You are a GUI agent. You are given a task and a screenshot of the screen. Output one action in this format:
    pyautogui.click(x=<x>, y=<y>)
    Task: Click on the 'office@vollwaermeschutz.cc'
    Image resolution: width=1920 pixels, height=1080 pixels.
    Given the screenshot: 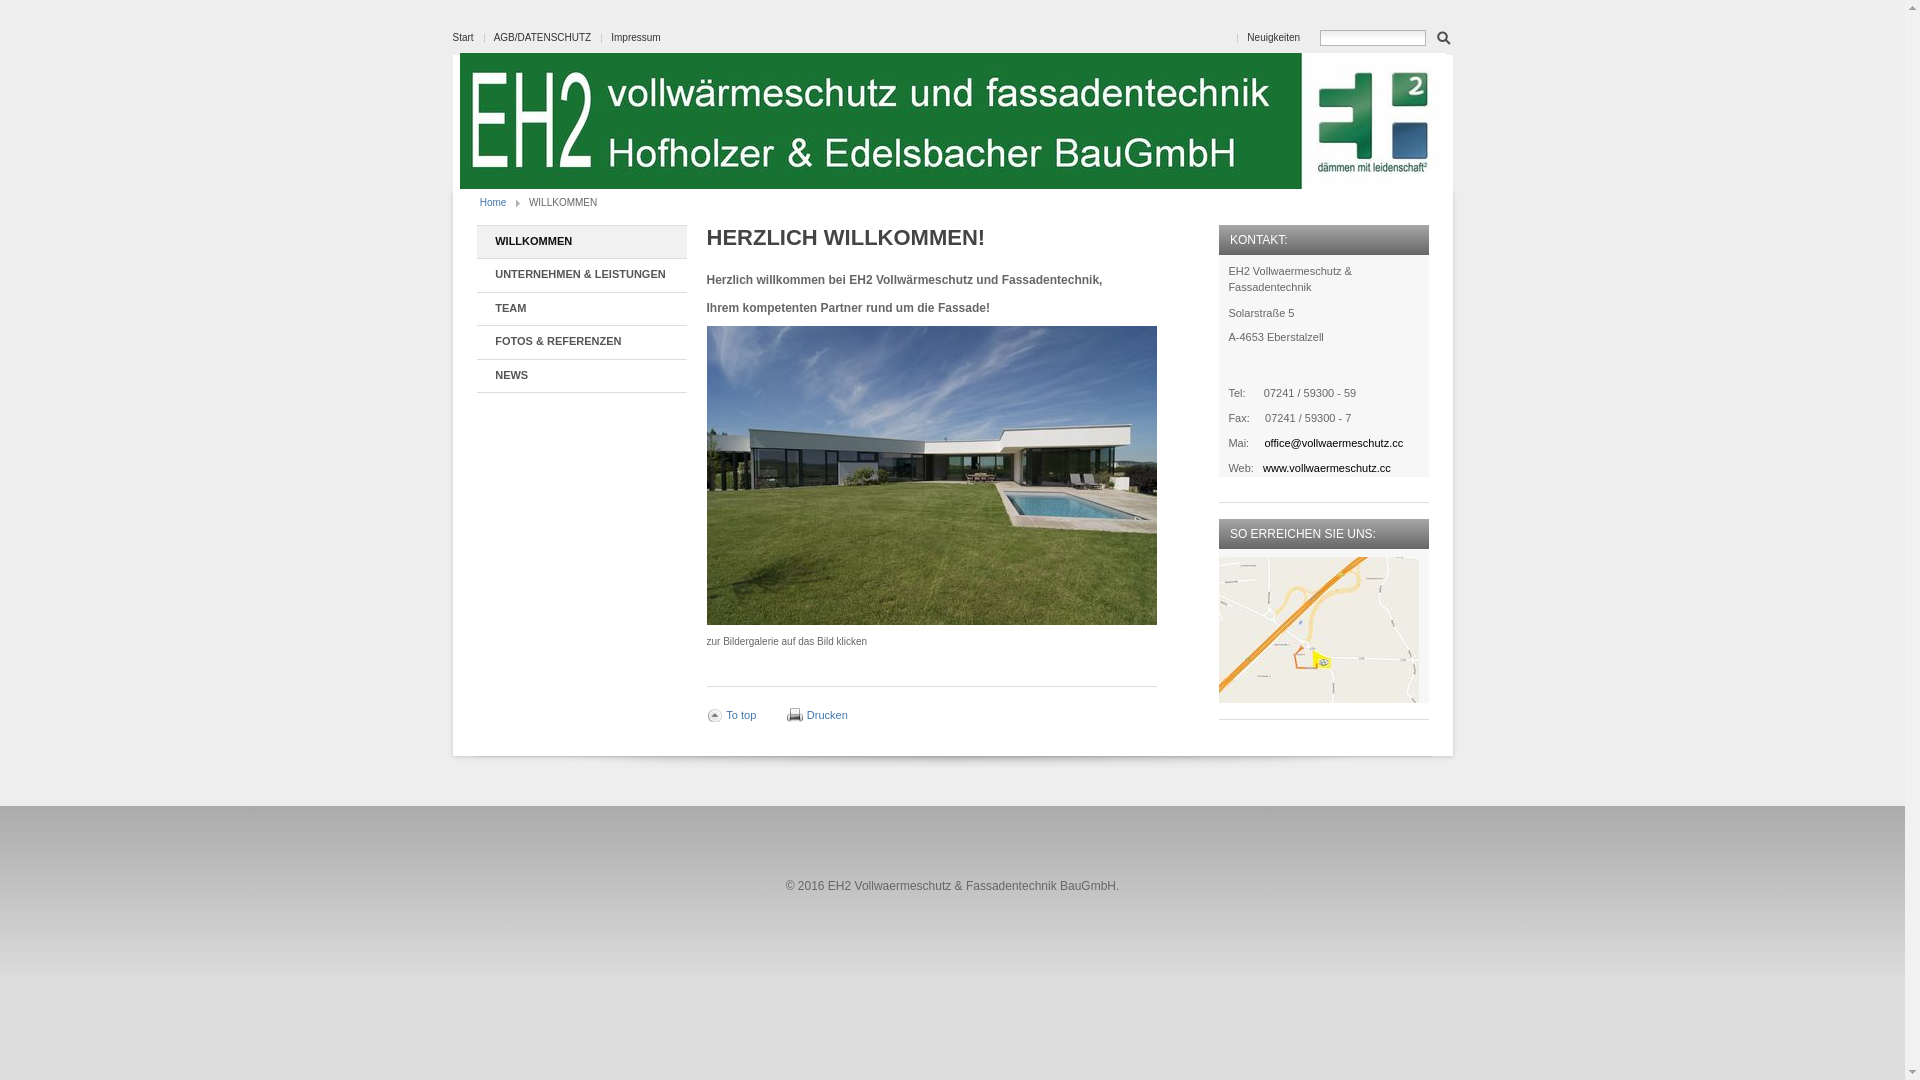 What is the action you would take?
    pyautogui.click(x=1333, y=442)
    